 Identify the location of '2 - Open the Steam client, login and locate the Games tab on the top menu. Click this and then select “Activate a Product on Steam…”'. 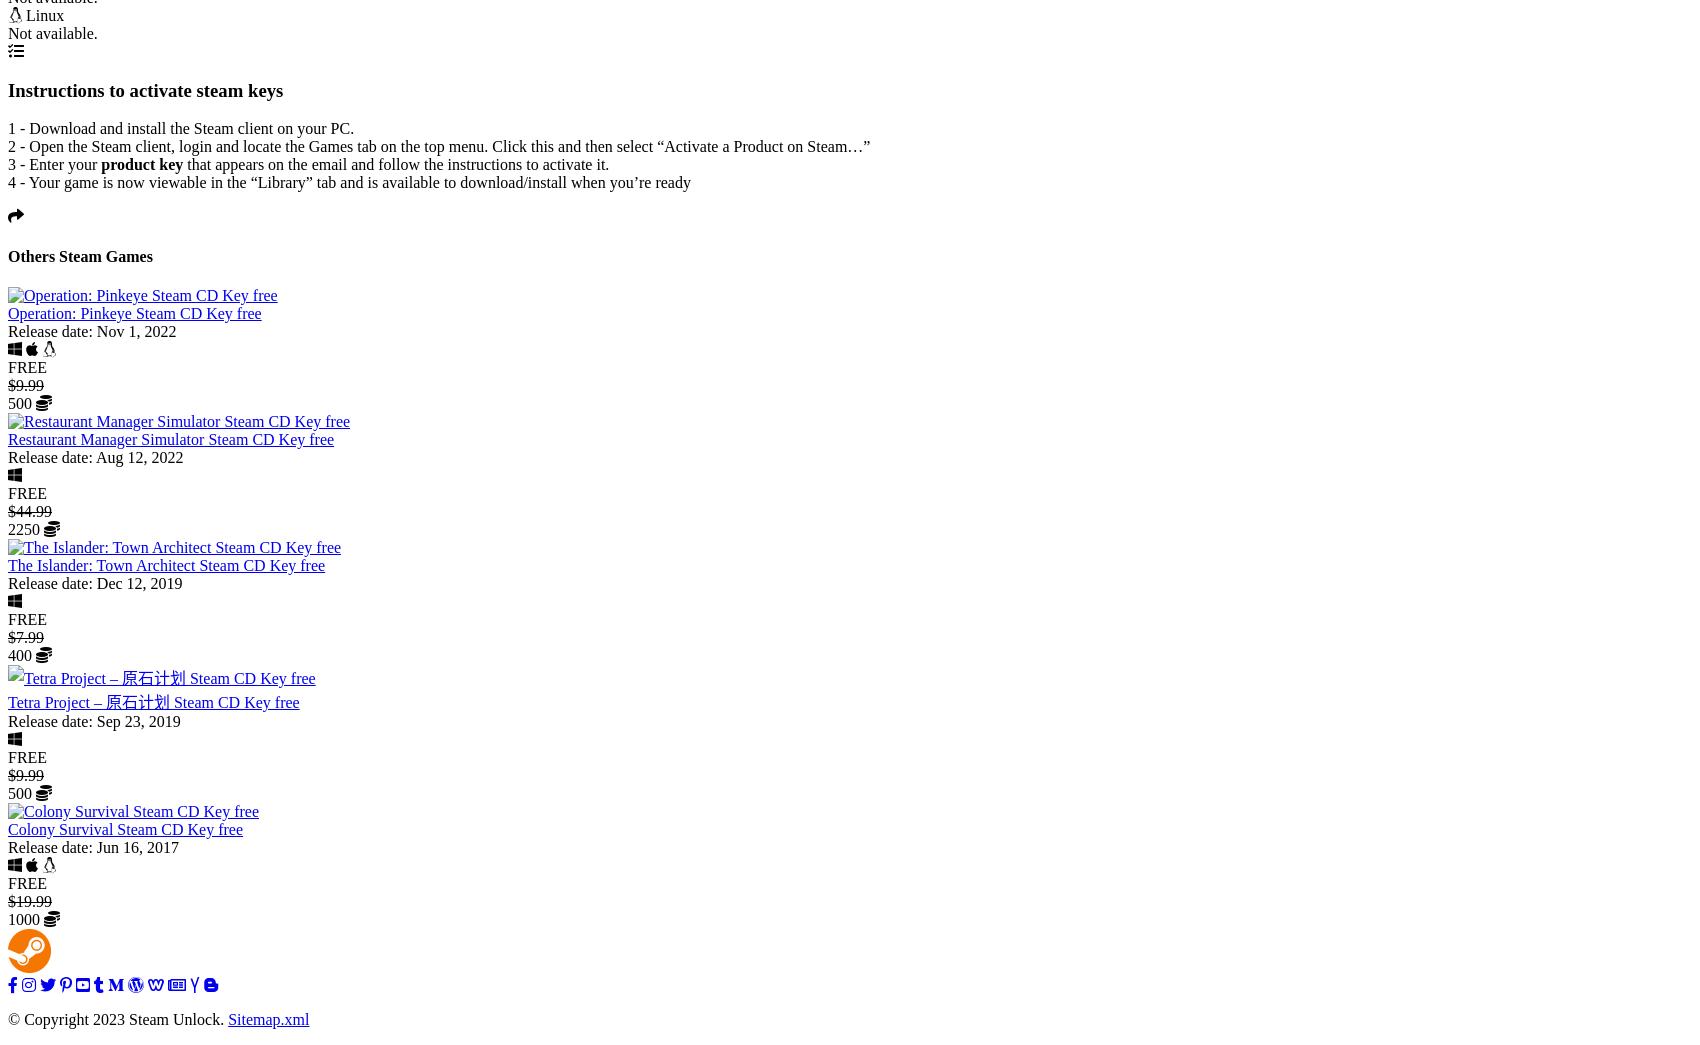
(438, 145).